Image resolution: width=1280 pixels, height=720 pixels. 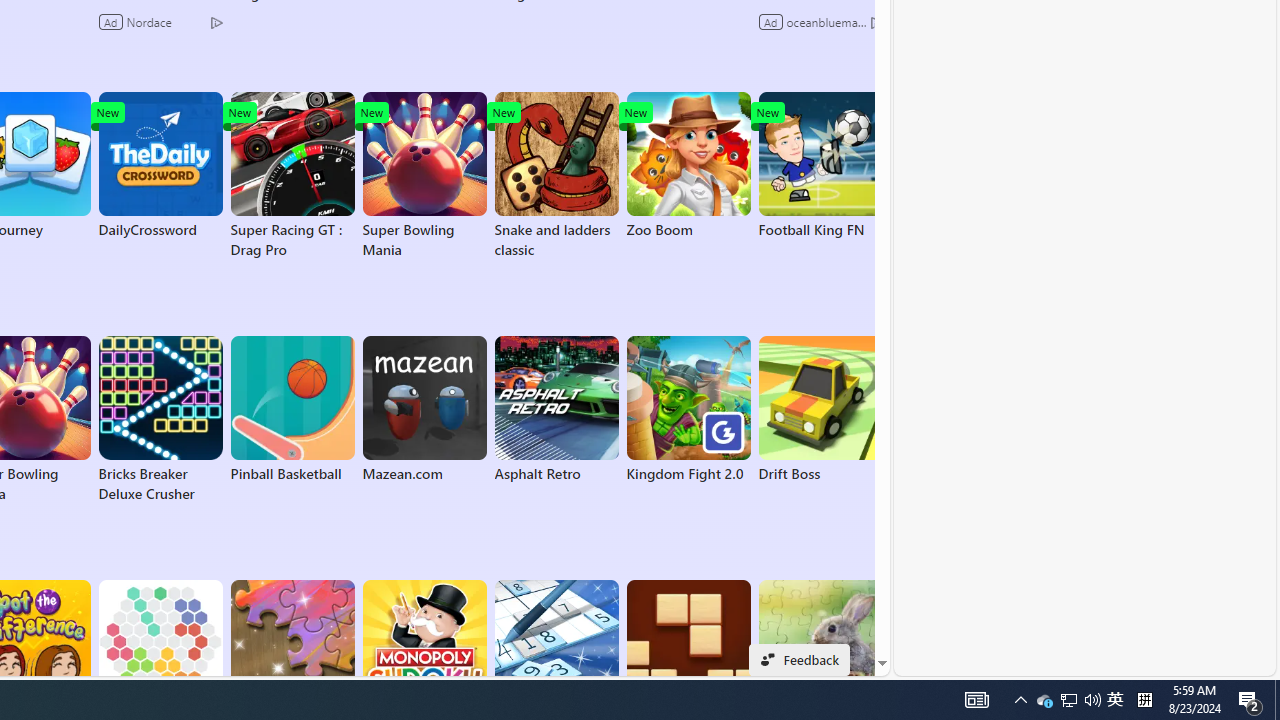 I want to click on 'Drift Boss', so click(x=820, y=409).